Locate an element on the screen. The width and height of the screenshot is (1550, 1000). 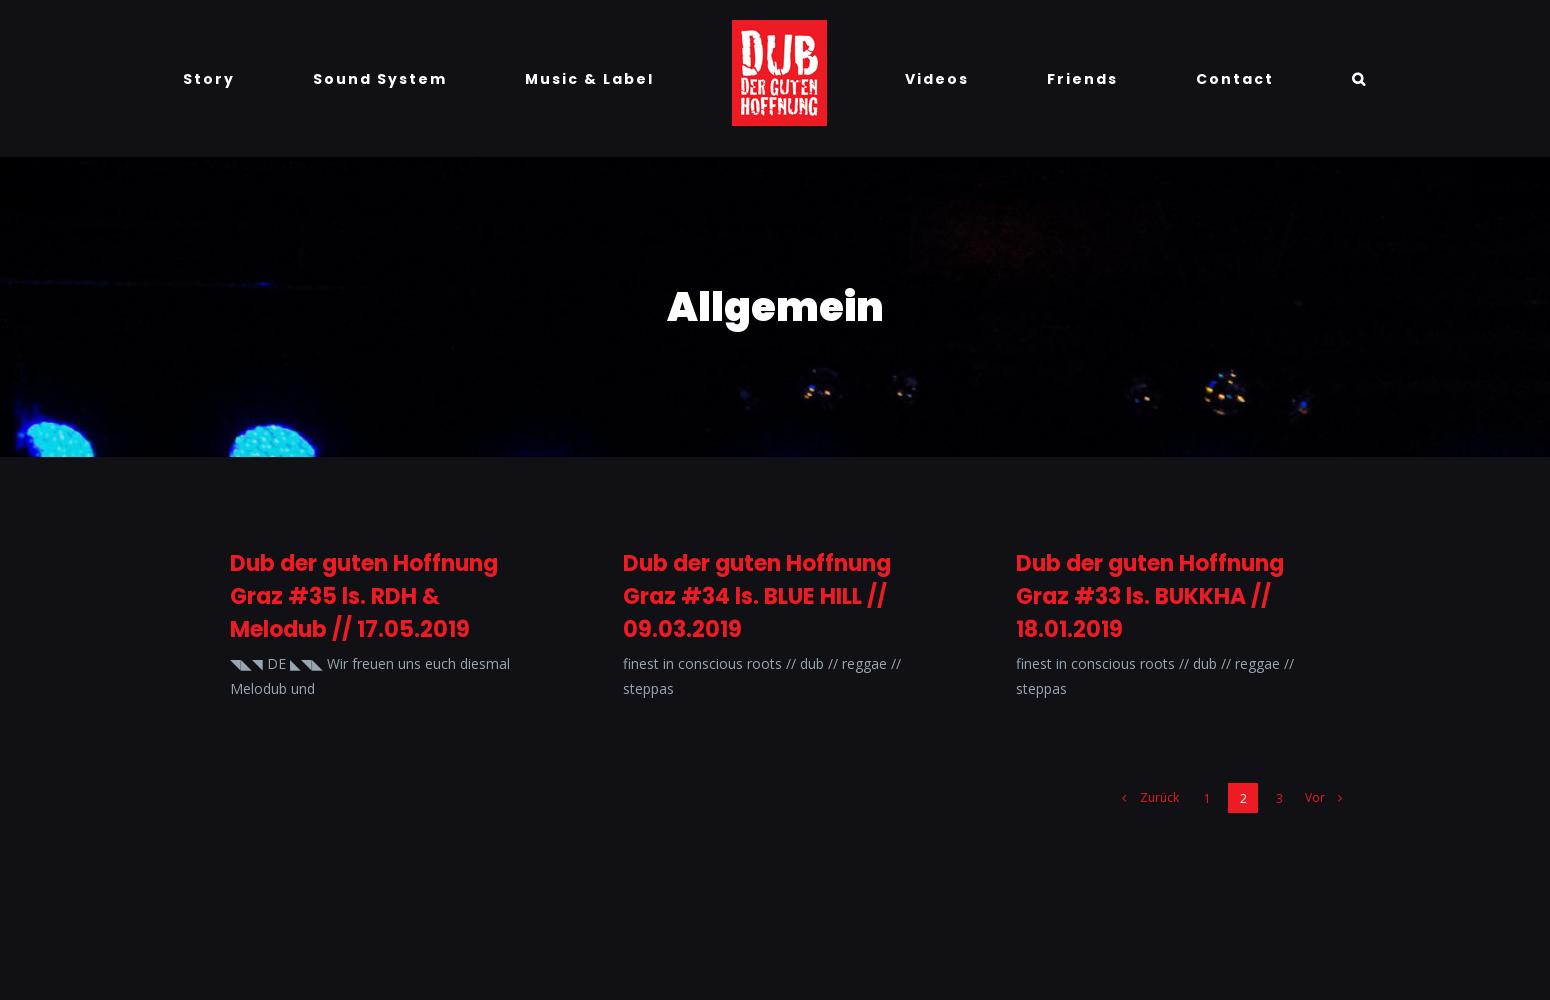
'Dub der guten Hoffnung Graz #34 ls. BLUE HILL // 09.03.2019' is located at coordinates (757, 595).